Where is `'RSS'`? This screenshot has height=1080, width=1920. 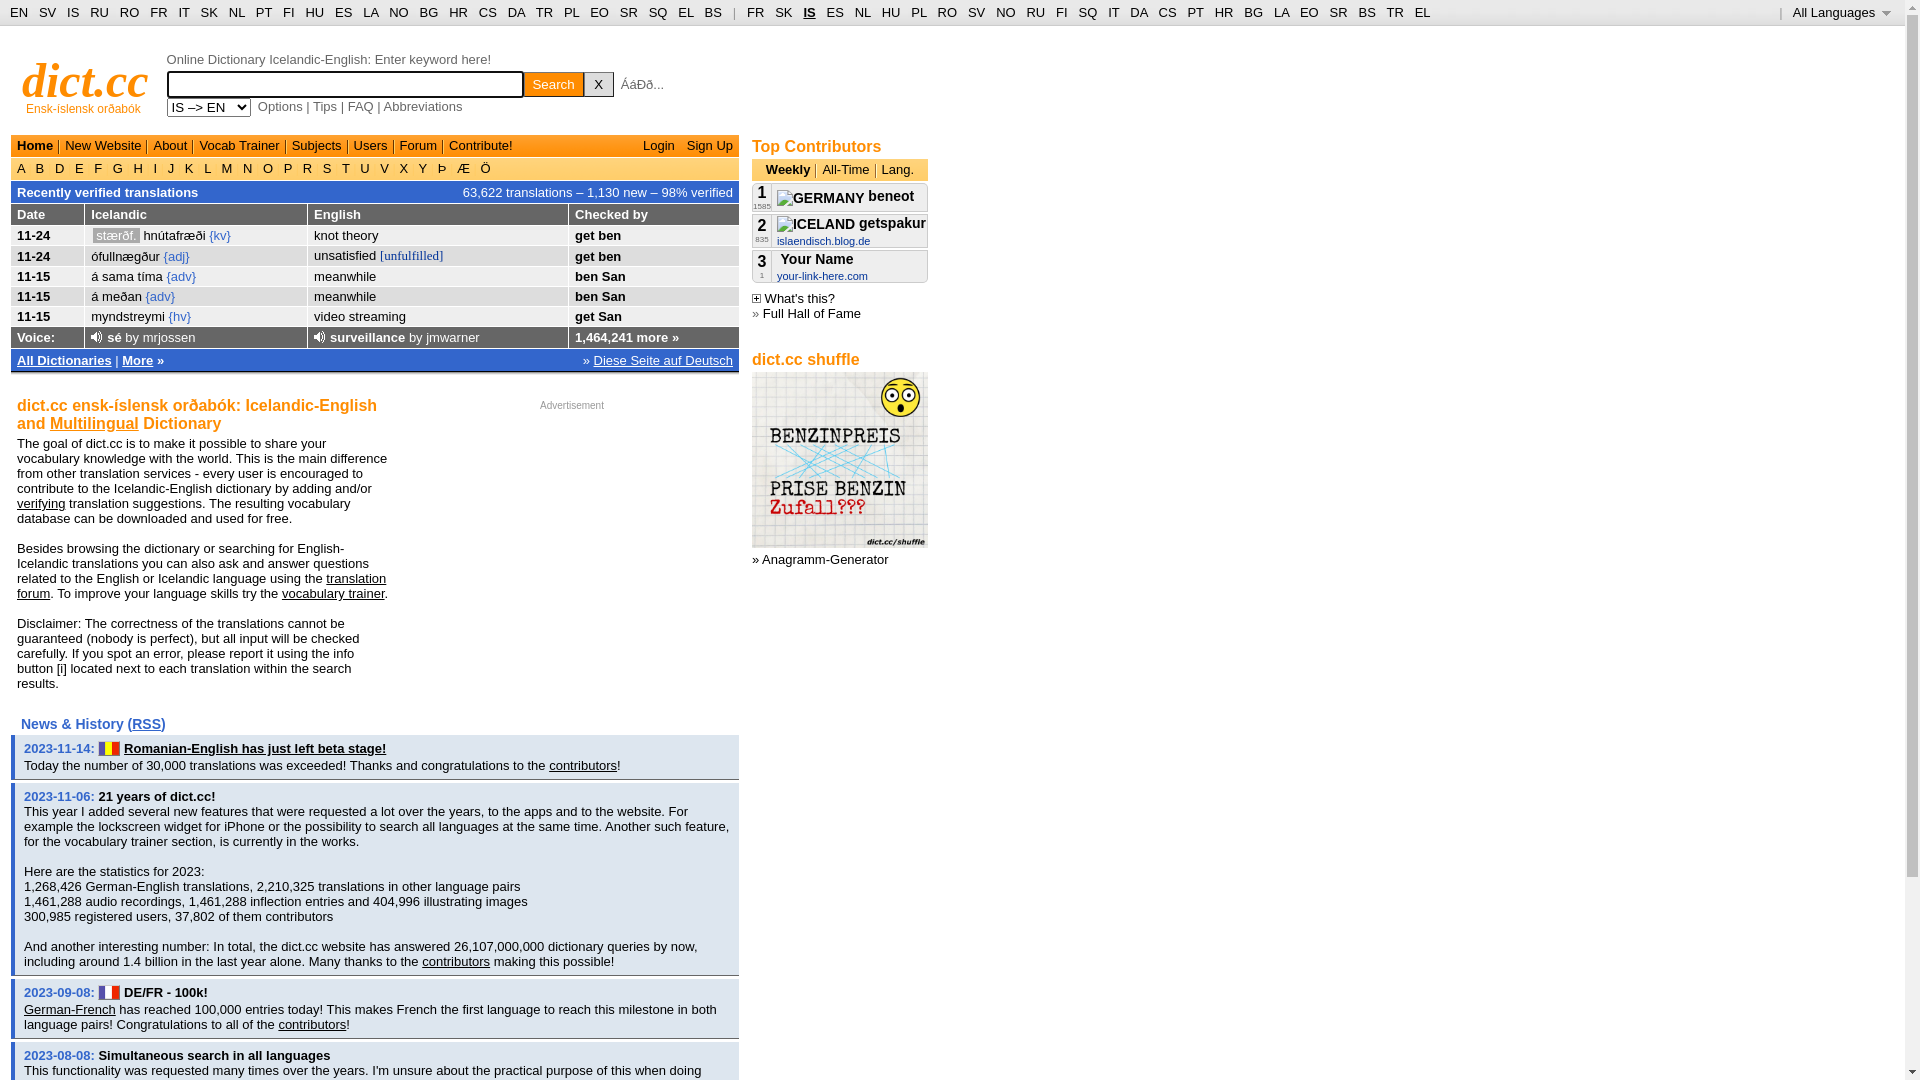
'RSS' is located at coordinates (145, 724).